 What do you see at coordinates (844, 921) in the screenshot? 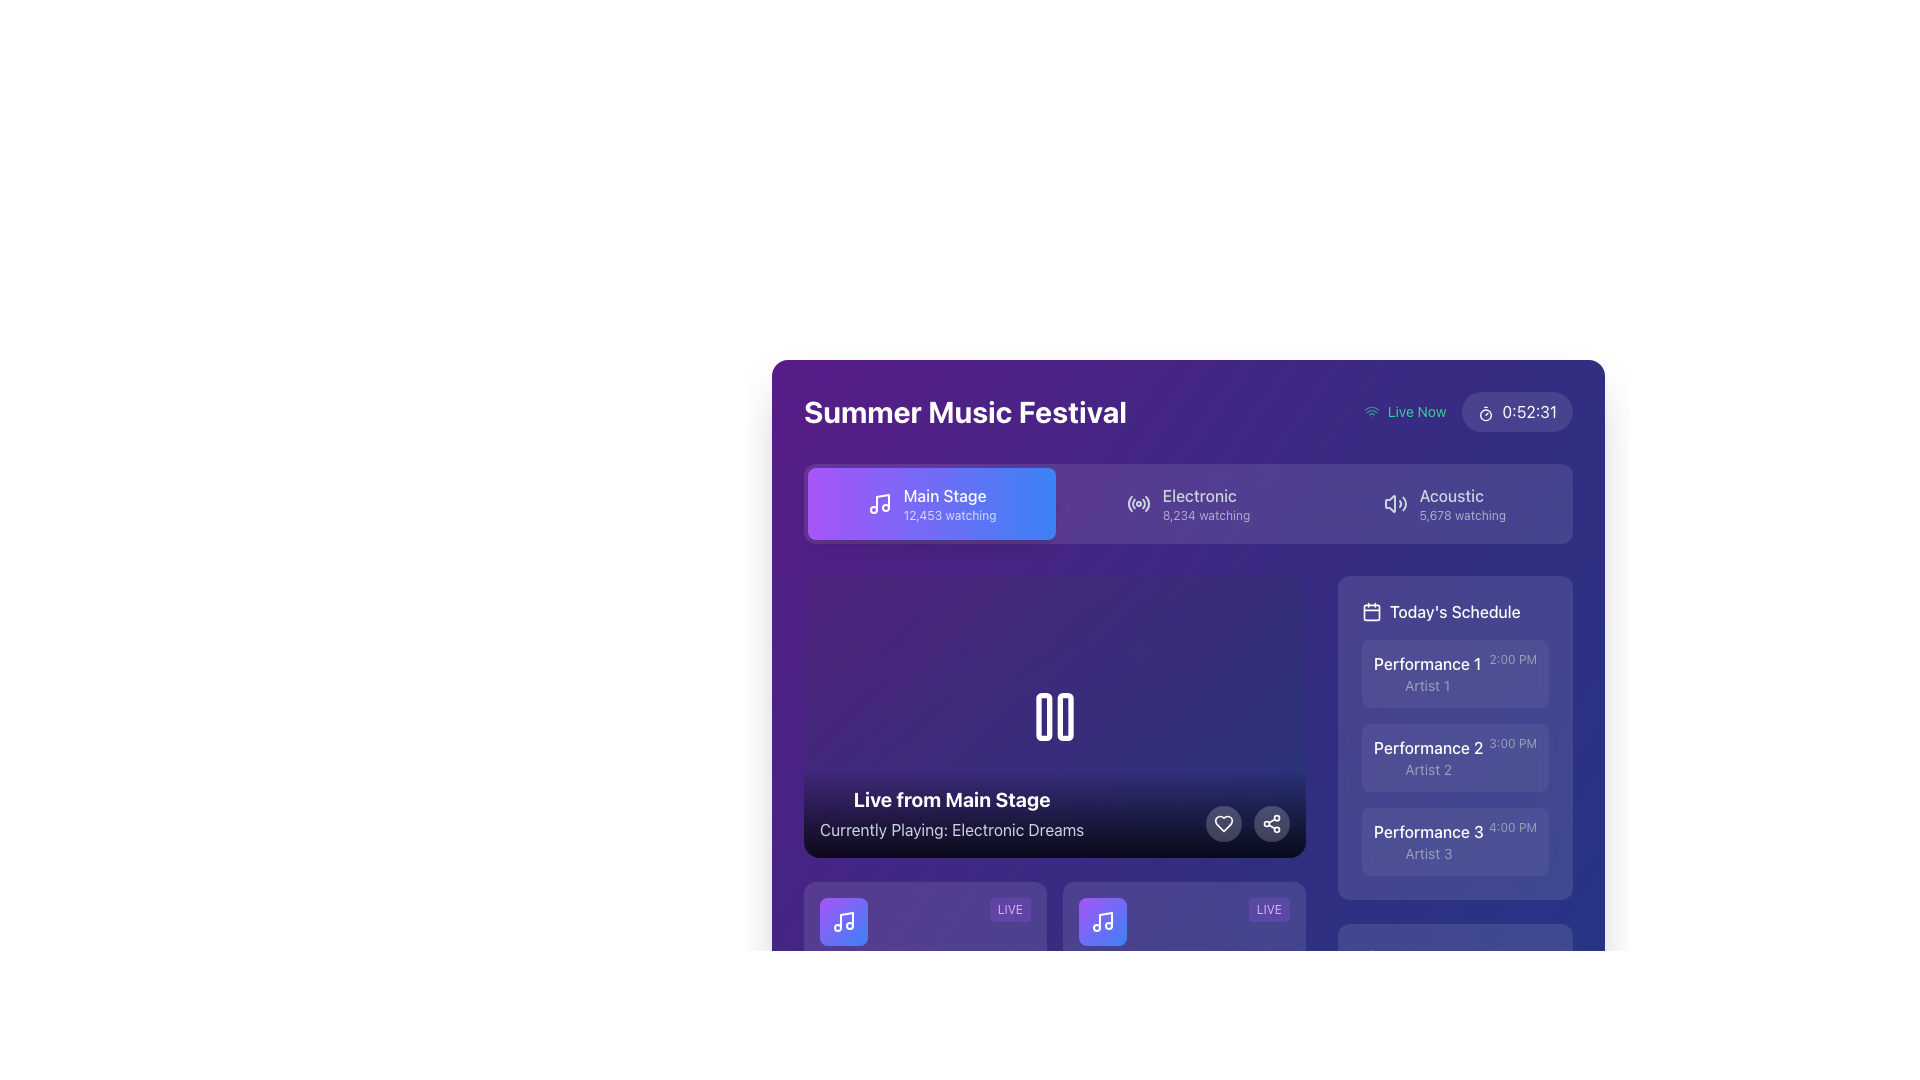
I see `the square icon with a gradient background and a white music note symbol, located at the bottom-left of the interface` at bounding box center [844, 921].